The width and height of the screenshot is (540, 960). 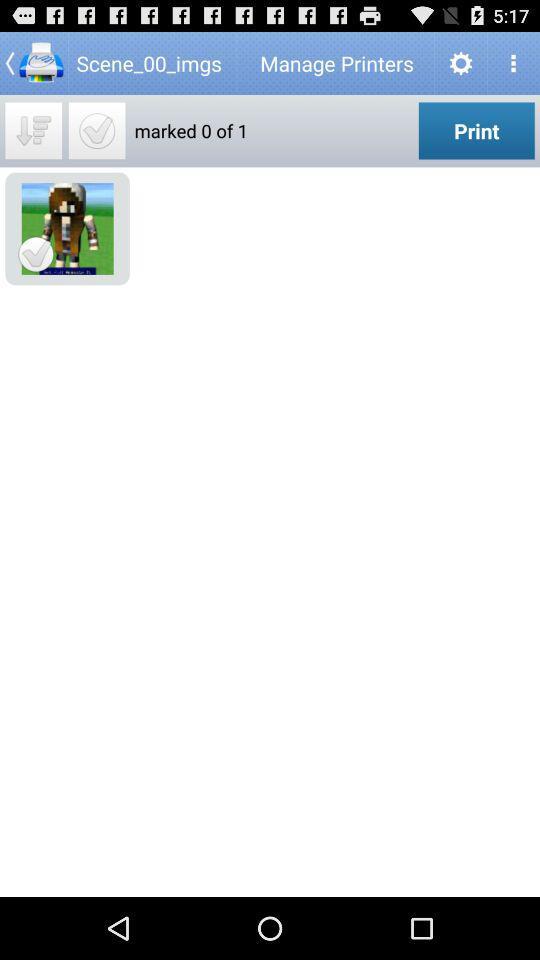 I want to click on switch sort method, so click(x=32, y=129).